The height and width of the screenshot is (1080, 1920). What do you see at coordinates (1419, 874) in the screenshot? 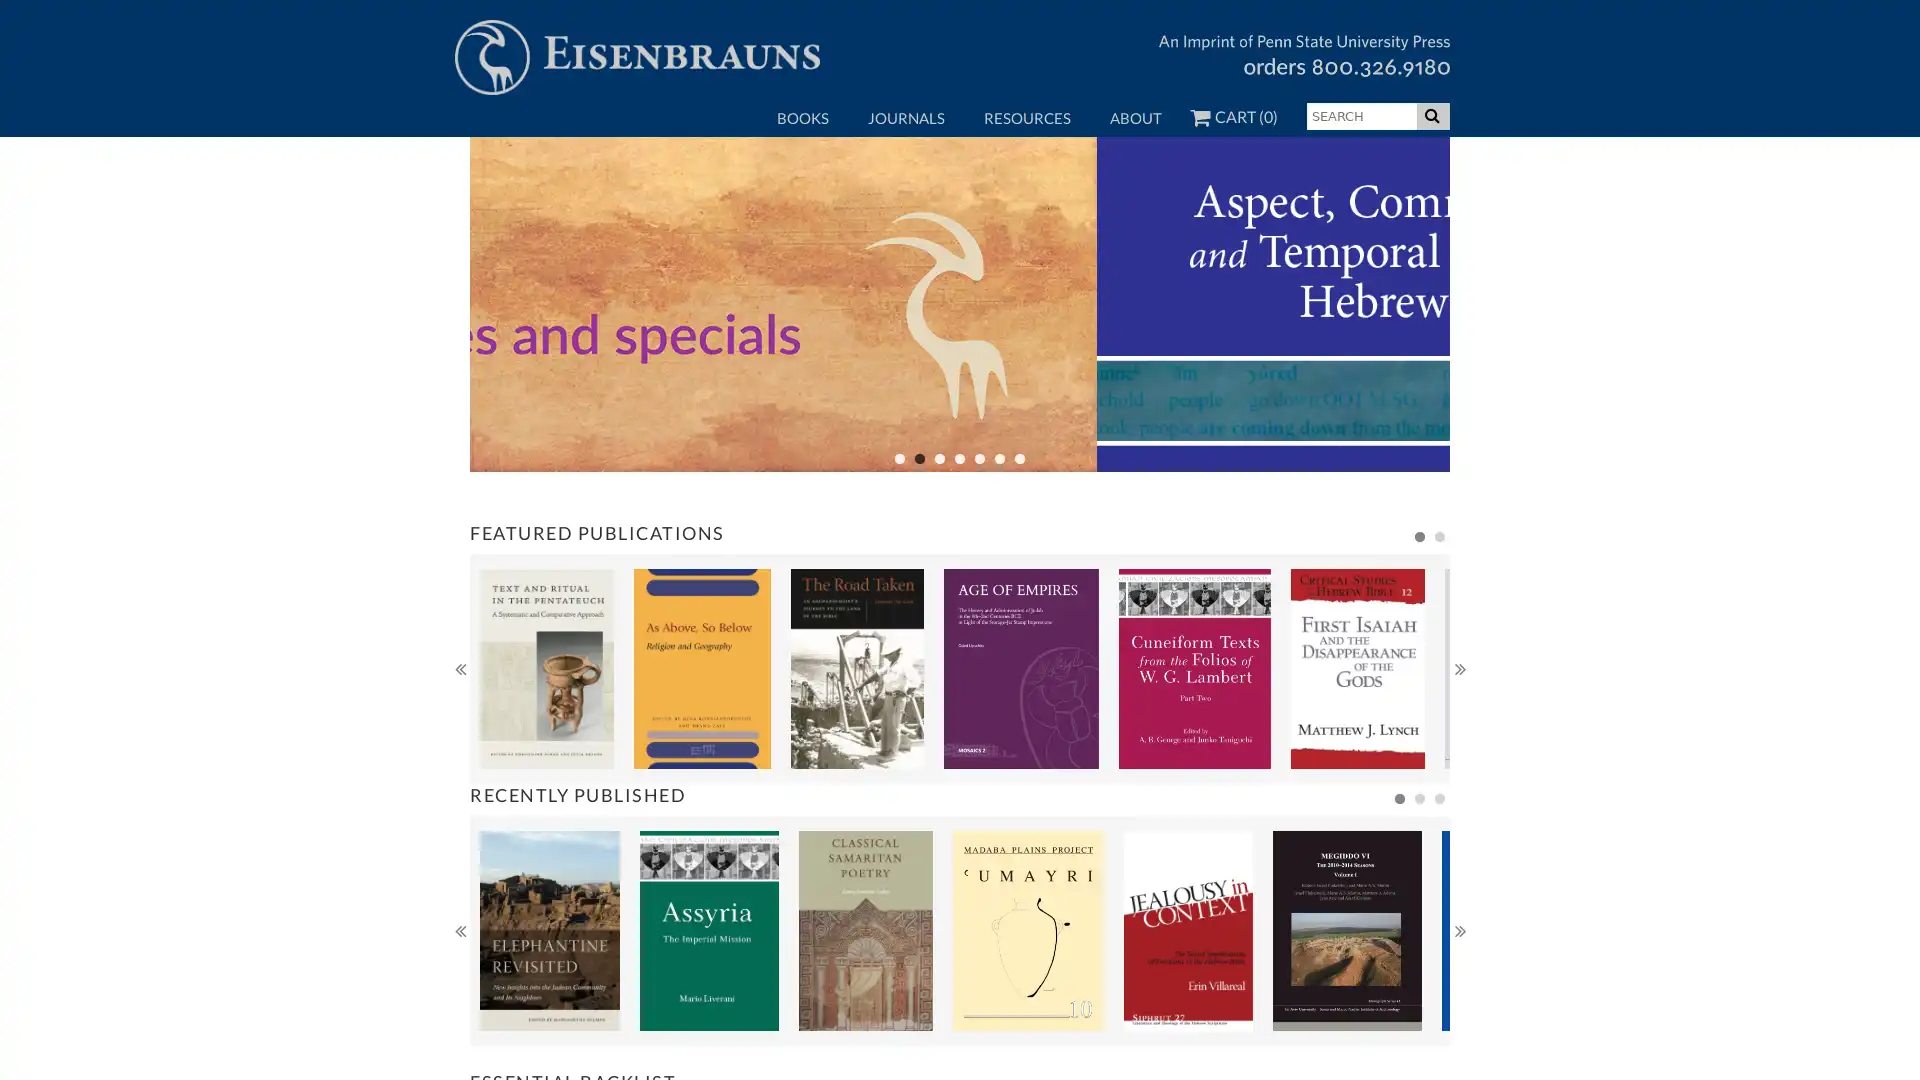
I see `2` at bounding box center [1419, 874].